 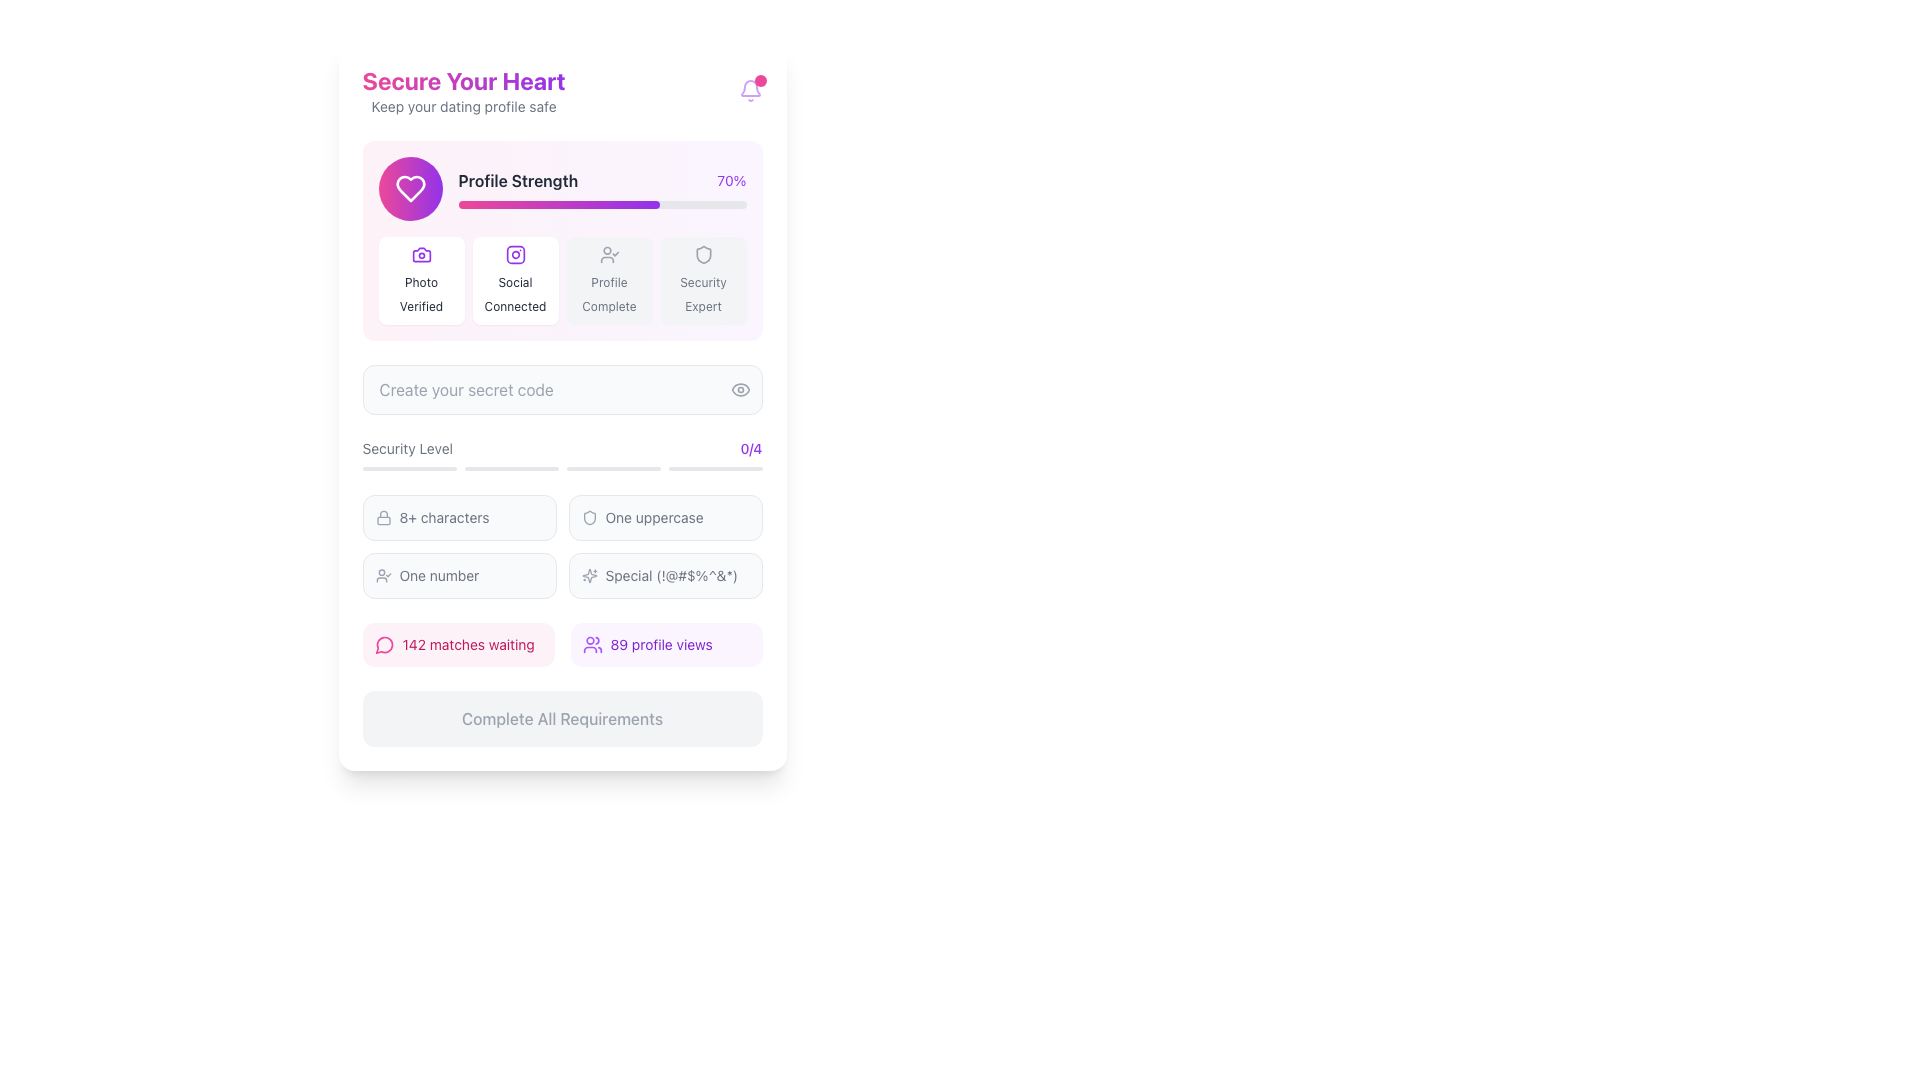 I want to click on the Text Label displaying 'Special (!@#$%^&*)', which is styled in a smaller gray font and is located under the 'Security Level' section at the bottom right of the main content box, so click(x=671, y=575).